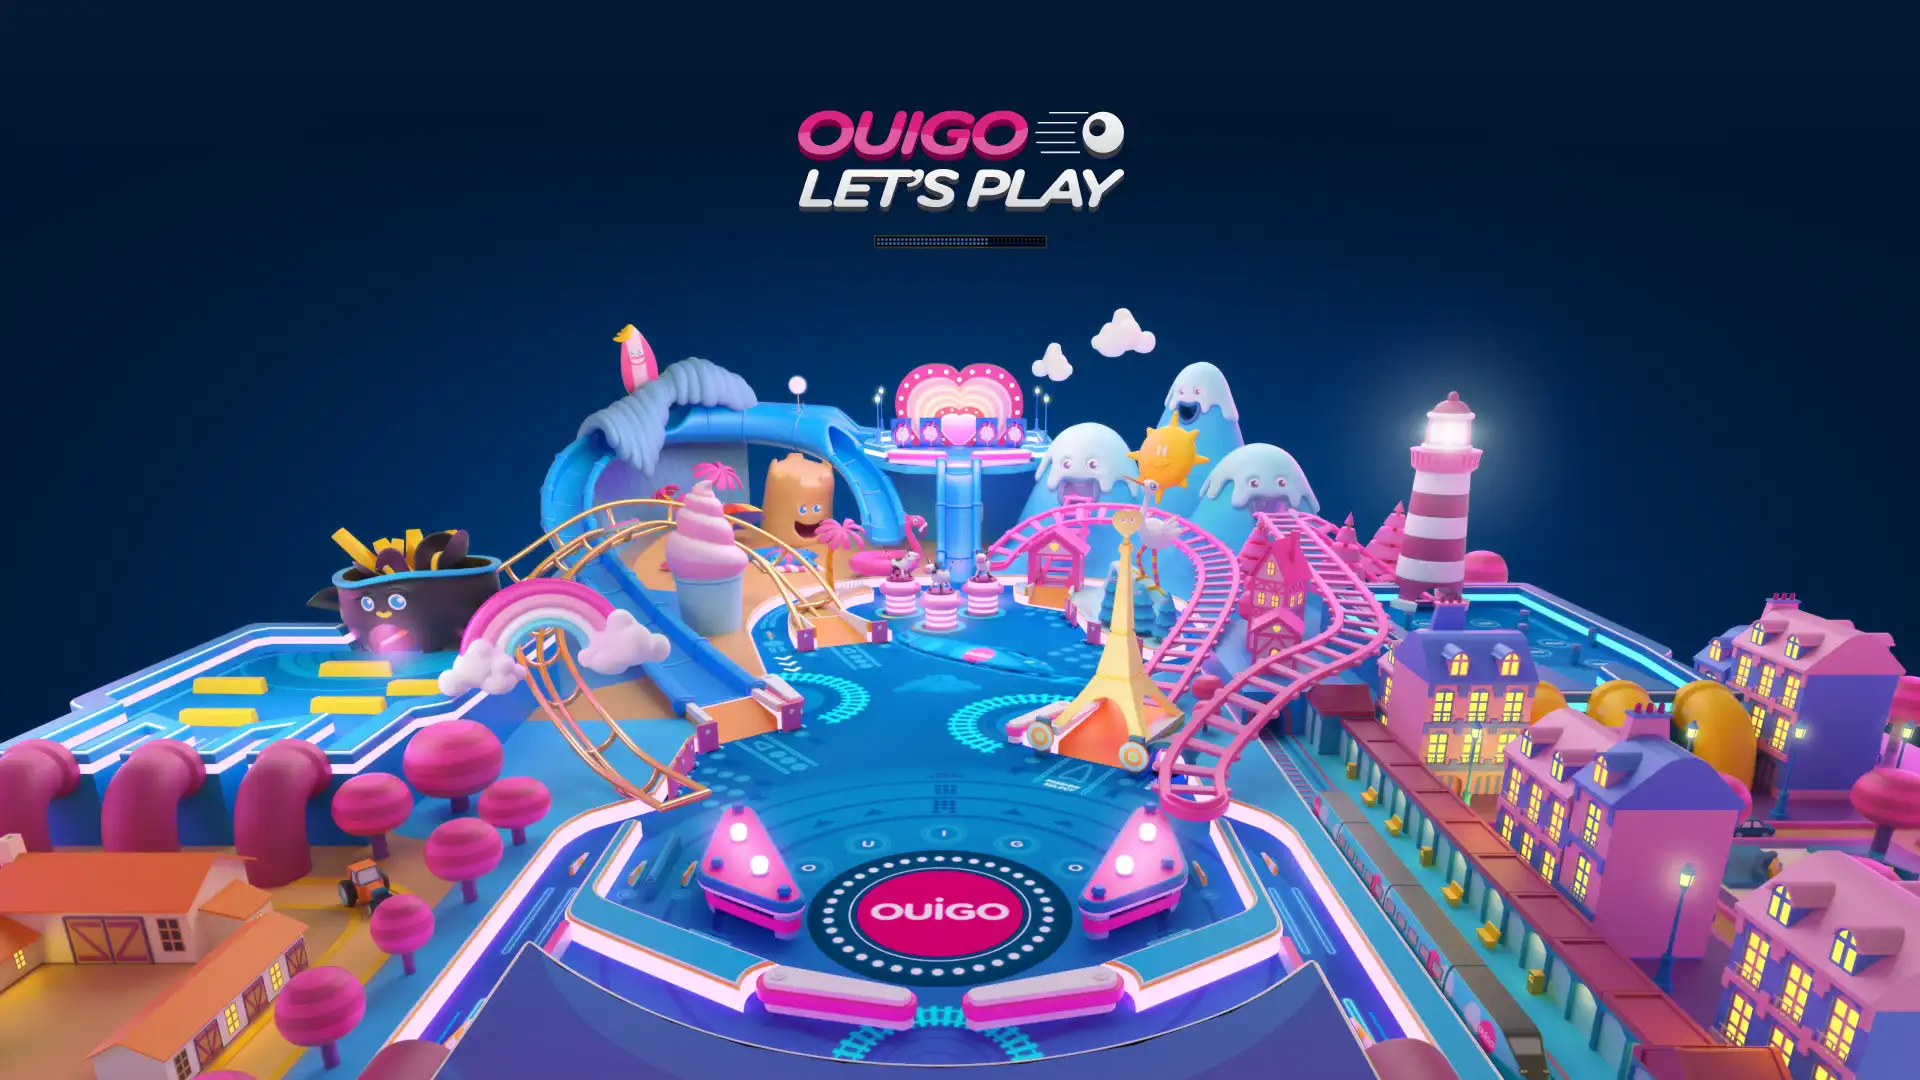  I want to click on CLASSEMENT, so click(960, 1050).